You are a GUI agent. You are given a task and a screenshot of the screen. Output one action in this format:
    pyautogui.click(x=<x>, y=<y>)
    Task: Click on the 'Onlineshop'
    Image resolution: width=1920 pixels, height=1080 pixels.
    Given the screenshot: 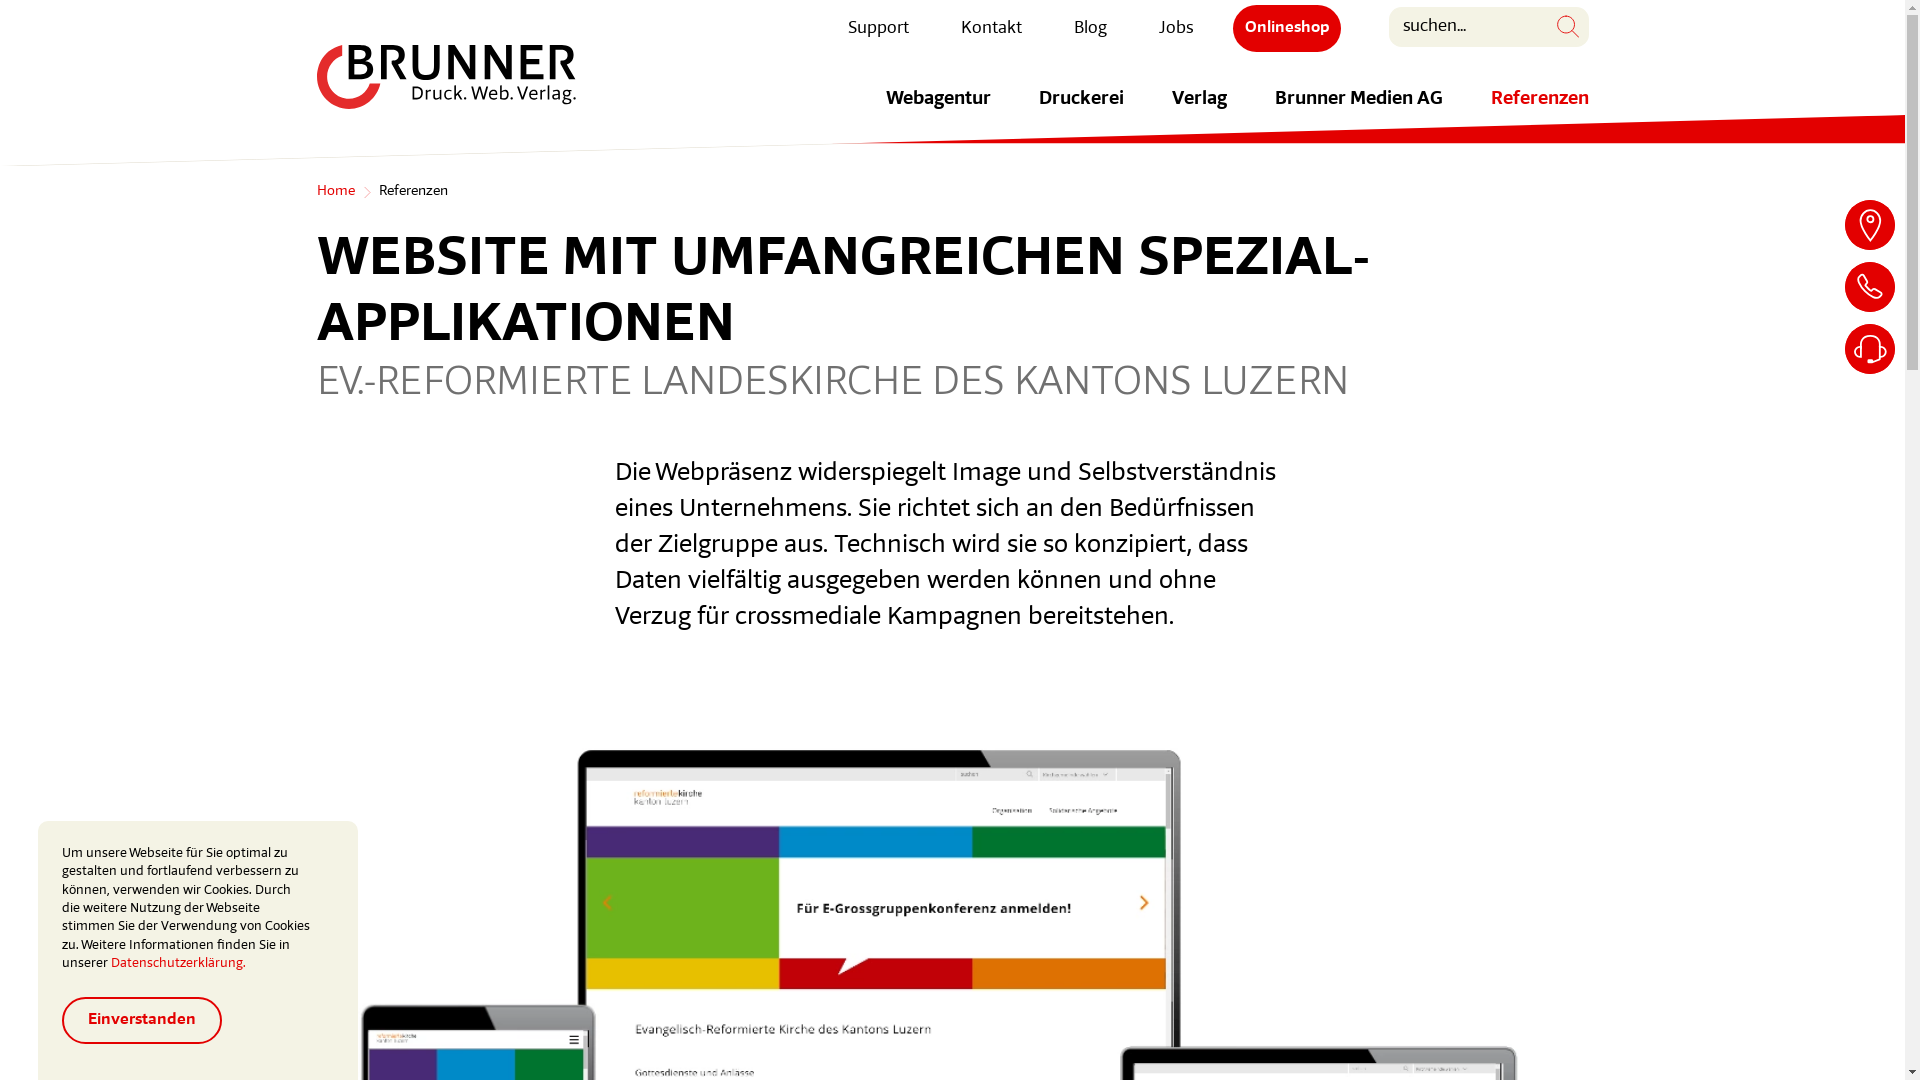 What is the action you would take?
    pyautogui.click(x=1286, y=28)
    